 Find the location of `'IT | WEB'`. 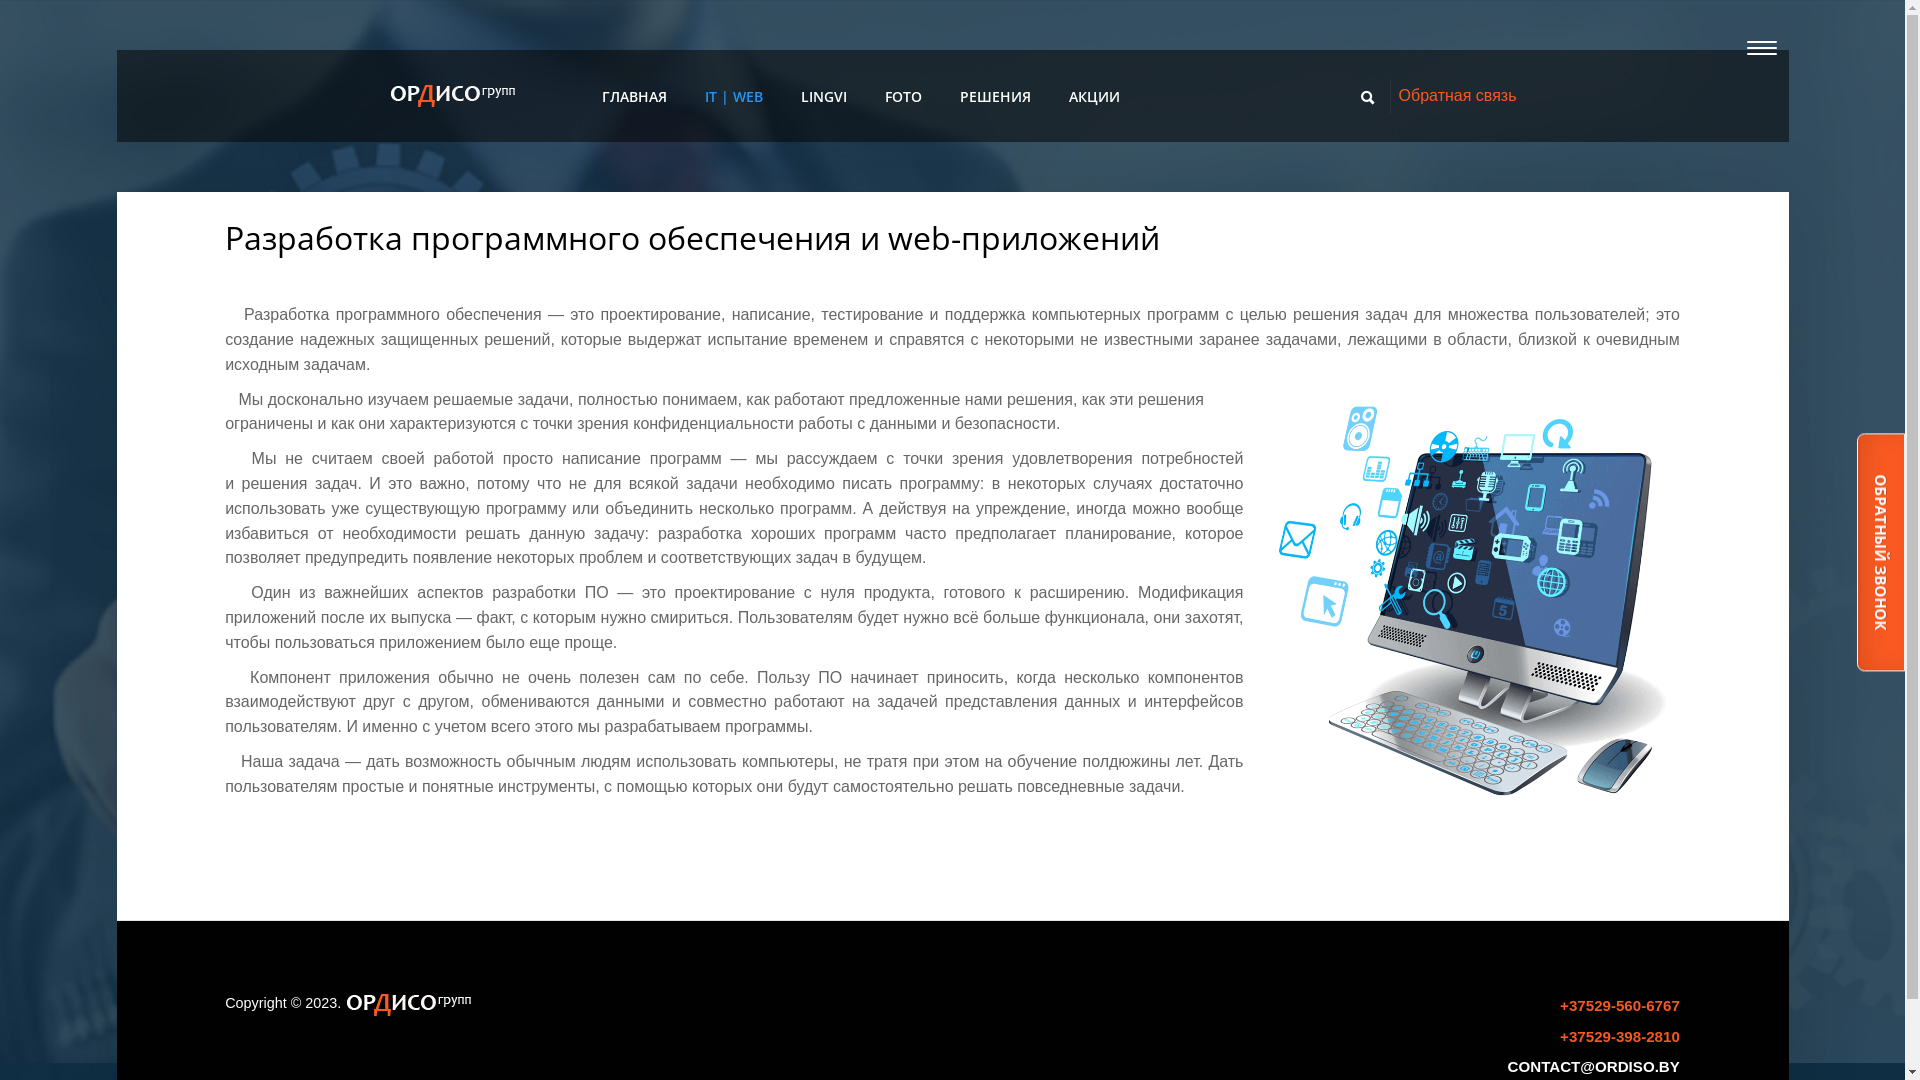

'IT | WEB' is located at coordinates (733, 96).